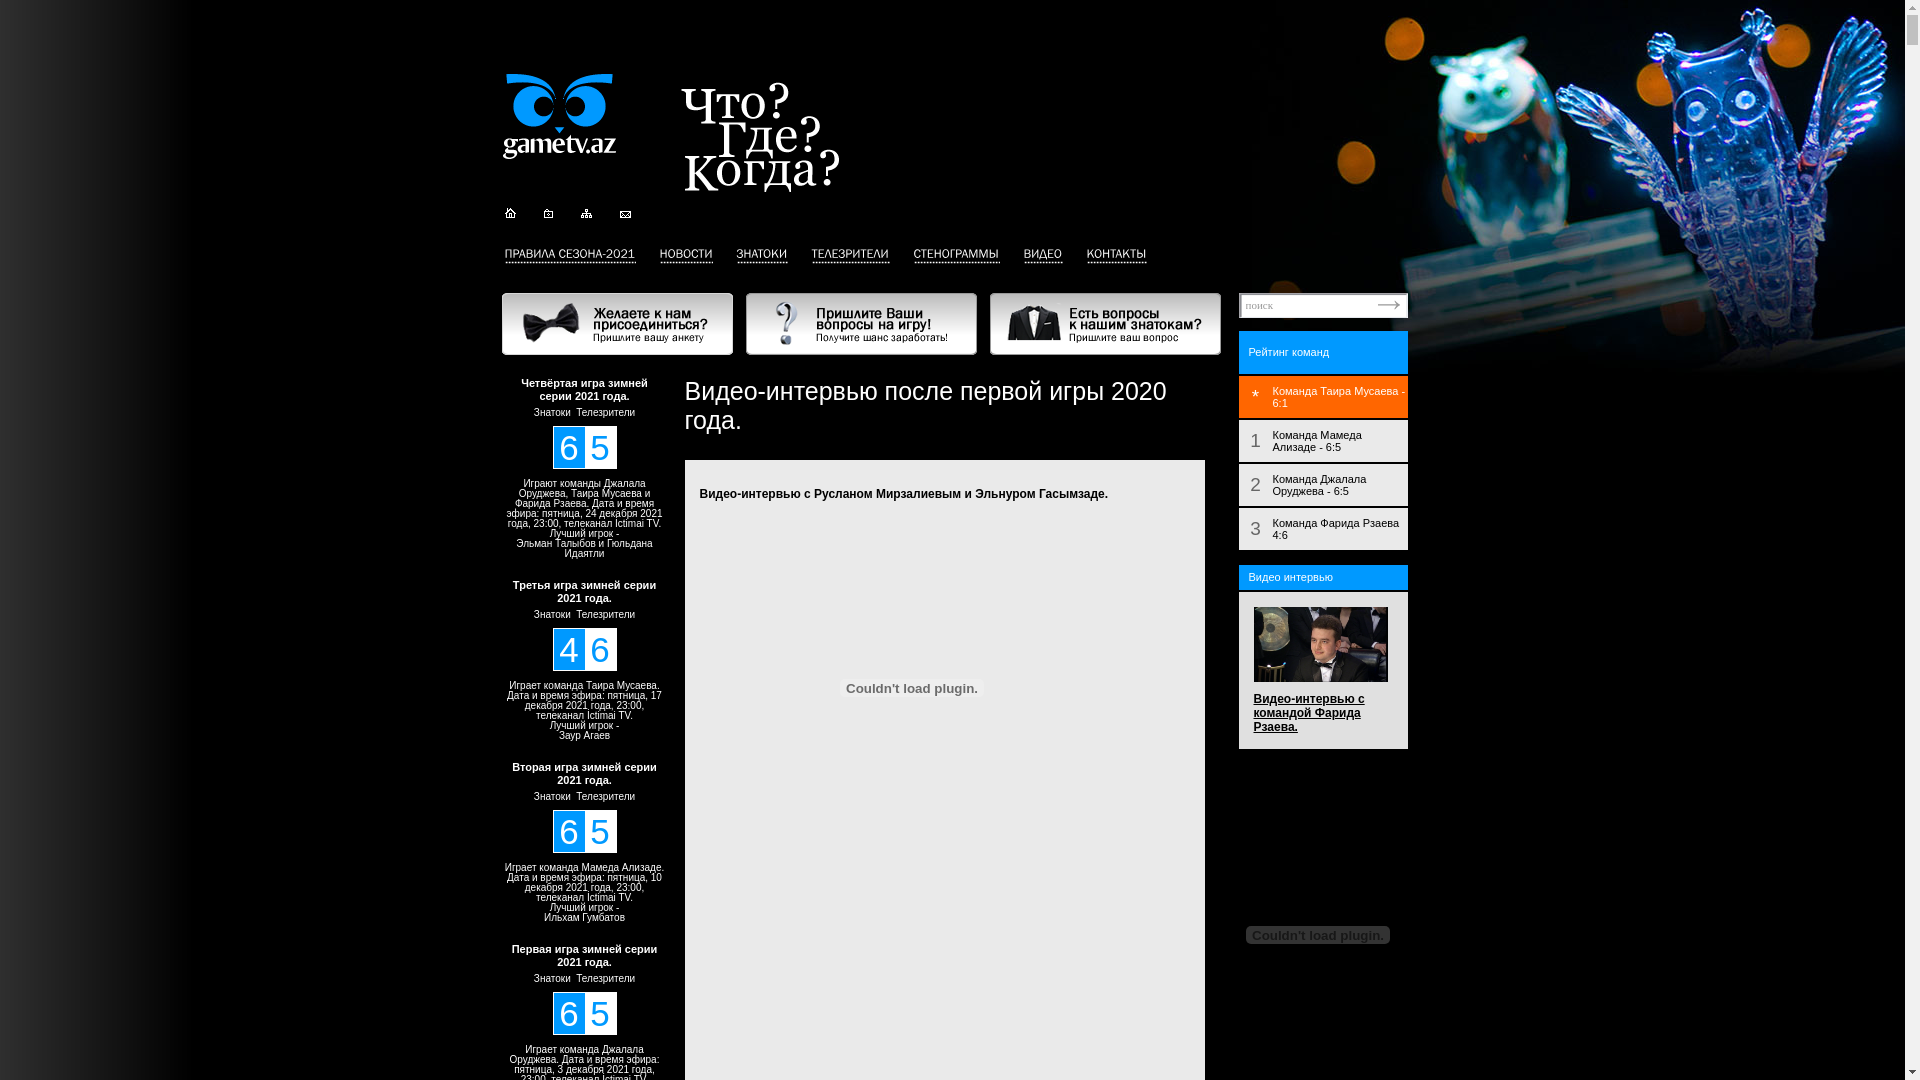 This screenshot has height=1080, width=1920. What do you see at coordinates (583, 649) in the screenshot?
I see `'4 6'` at bounding box center [583, 649].